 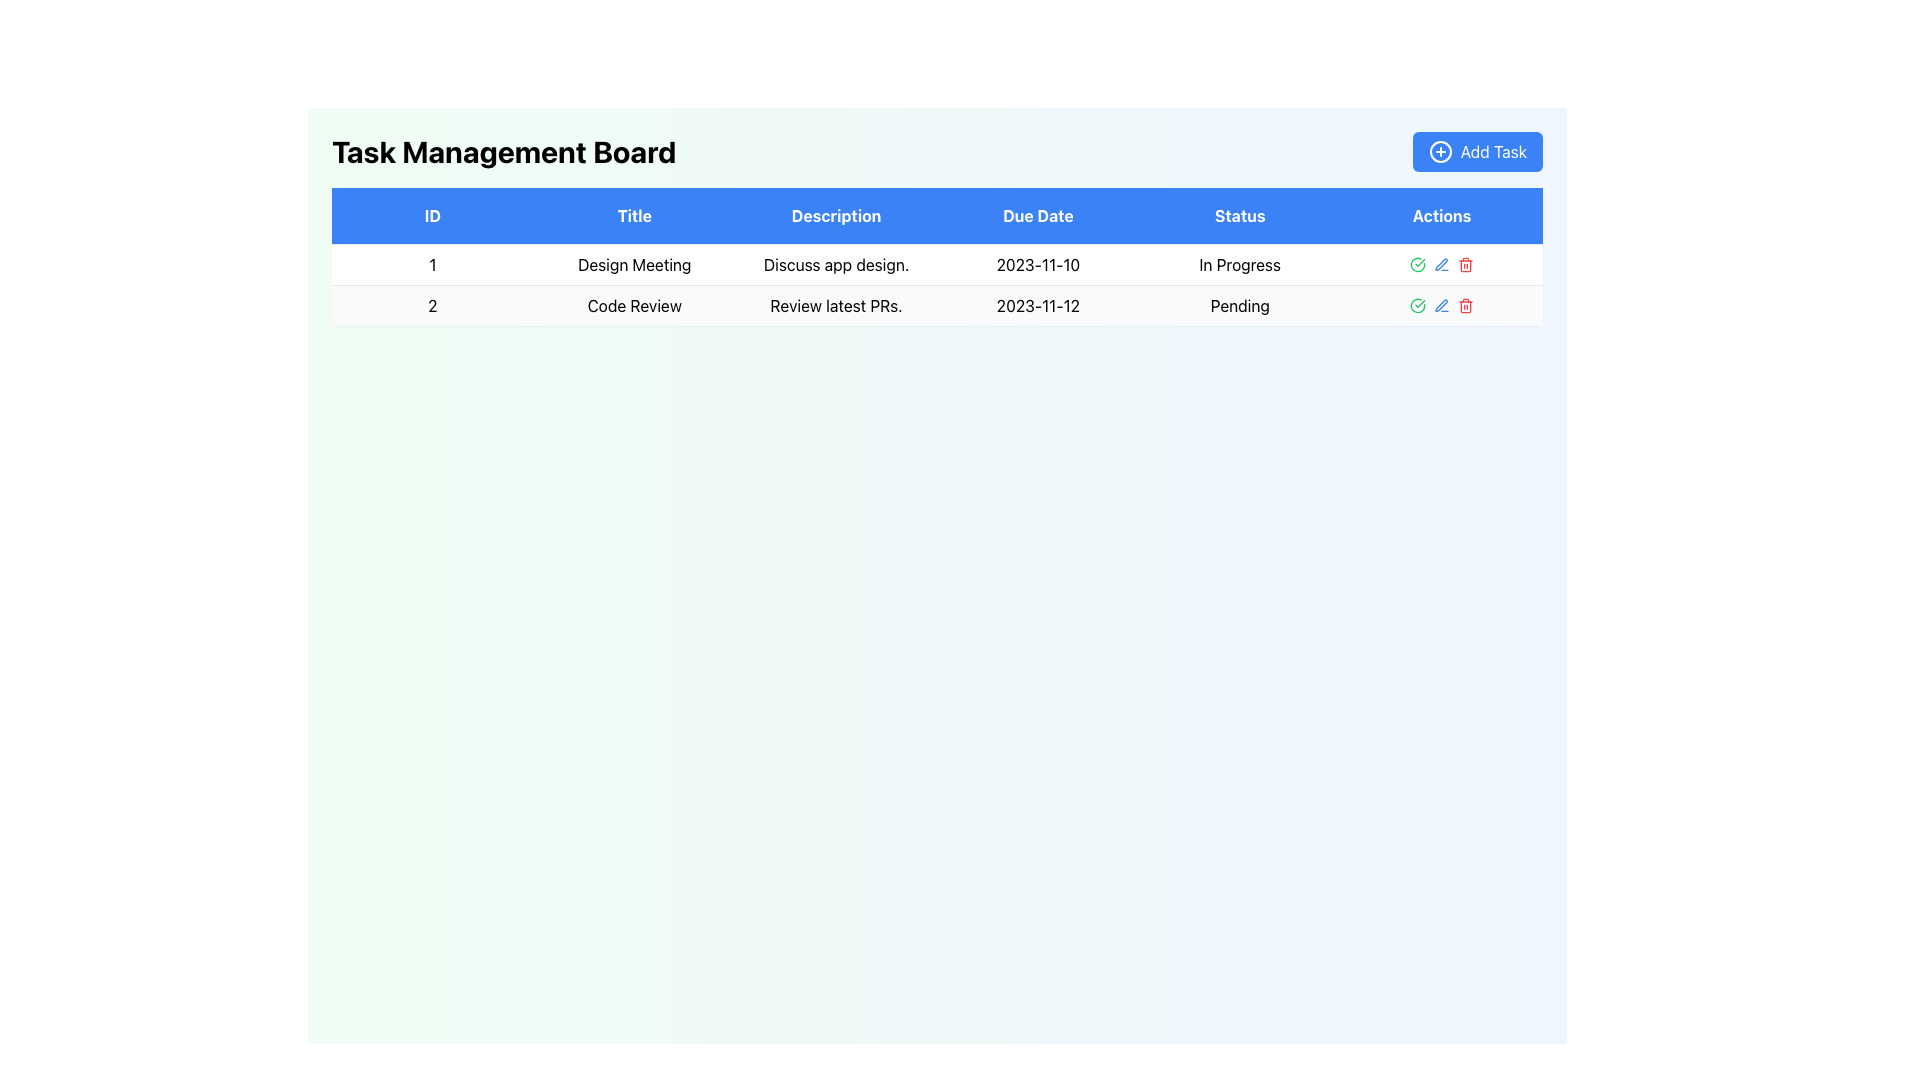 What do you see at coordinates (1442, 216) in the screenshot?
I see `the 'Actions' table column header, which is the last column header on the right with white text on a blue background` at bounding box center [1442, 216].